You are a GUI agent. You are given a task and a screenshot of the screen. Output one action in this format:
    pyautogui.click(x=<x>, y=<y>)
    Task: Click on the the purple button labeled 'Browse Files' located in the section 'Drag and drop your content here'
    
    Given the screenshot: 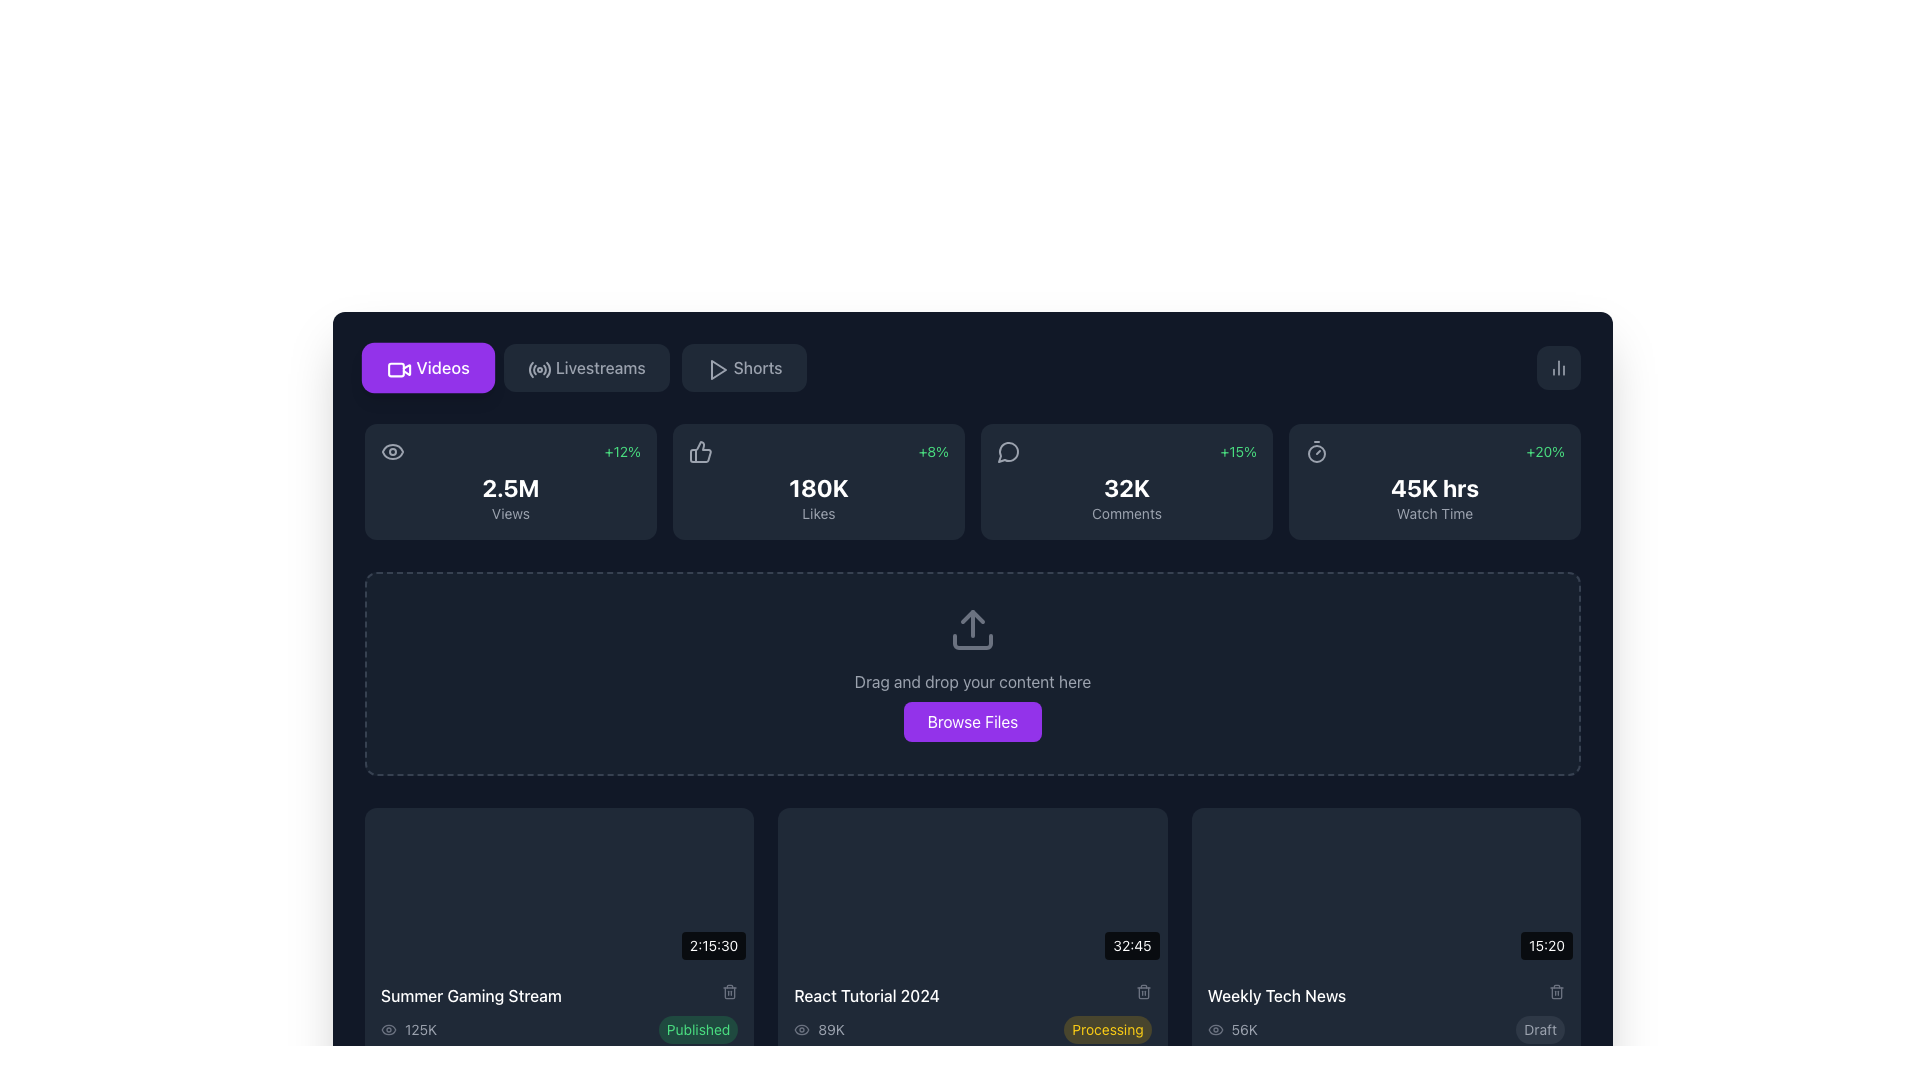 What is the action you would take?
    pyautogui.click(x=973, y=721)
    